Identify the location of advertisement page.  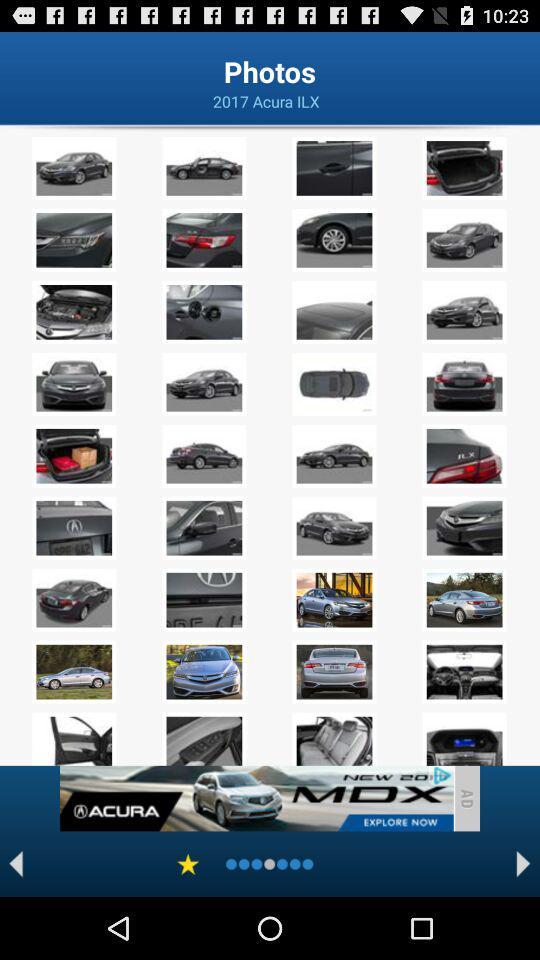
(256, 798).